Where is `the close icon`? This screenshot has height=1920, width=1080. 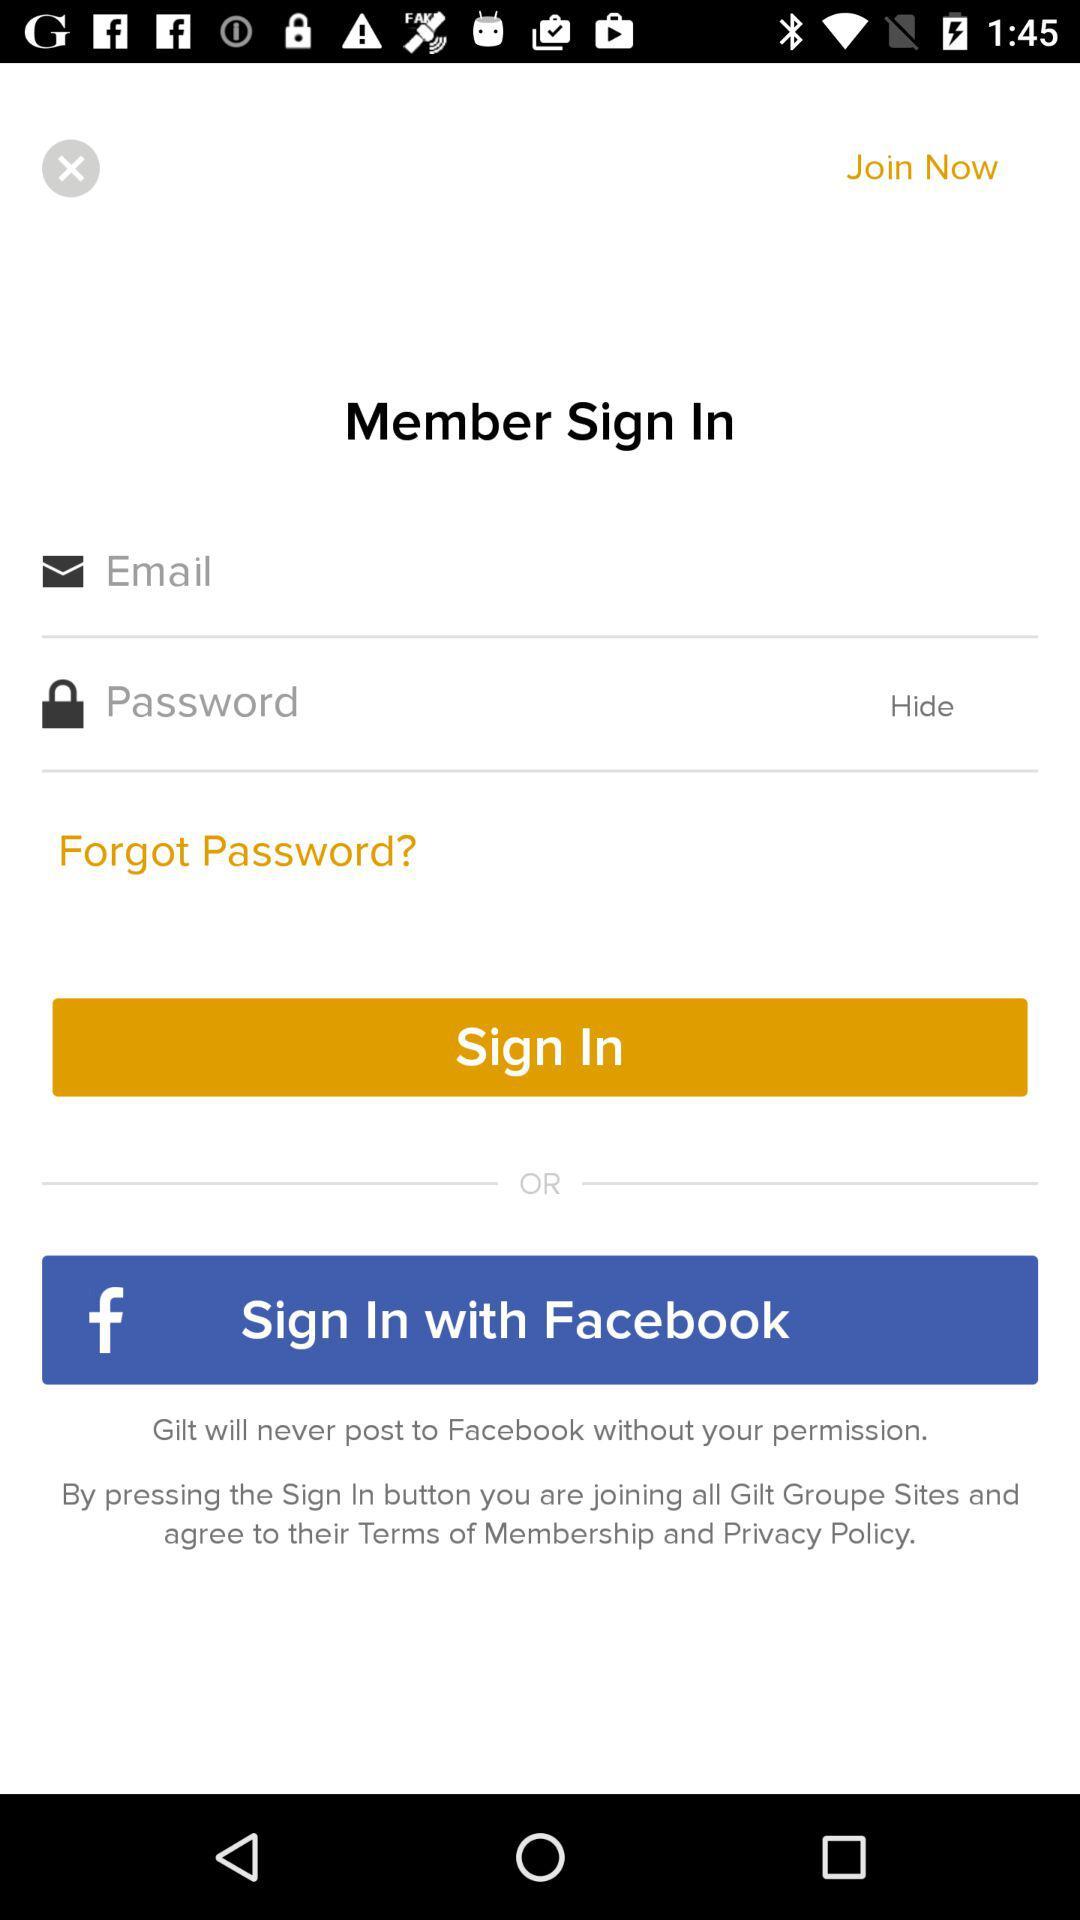 the close icon is located at coordinates (69, 168).